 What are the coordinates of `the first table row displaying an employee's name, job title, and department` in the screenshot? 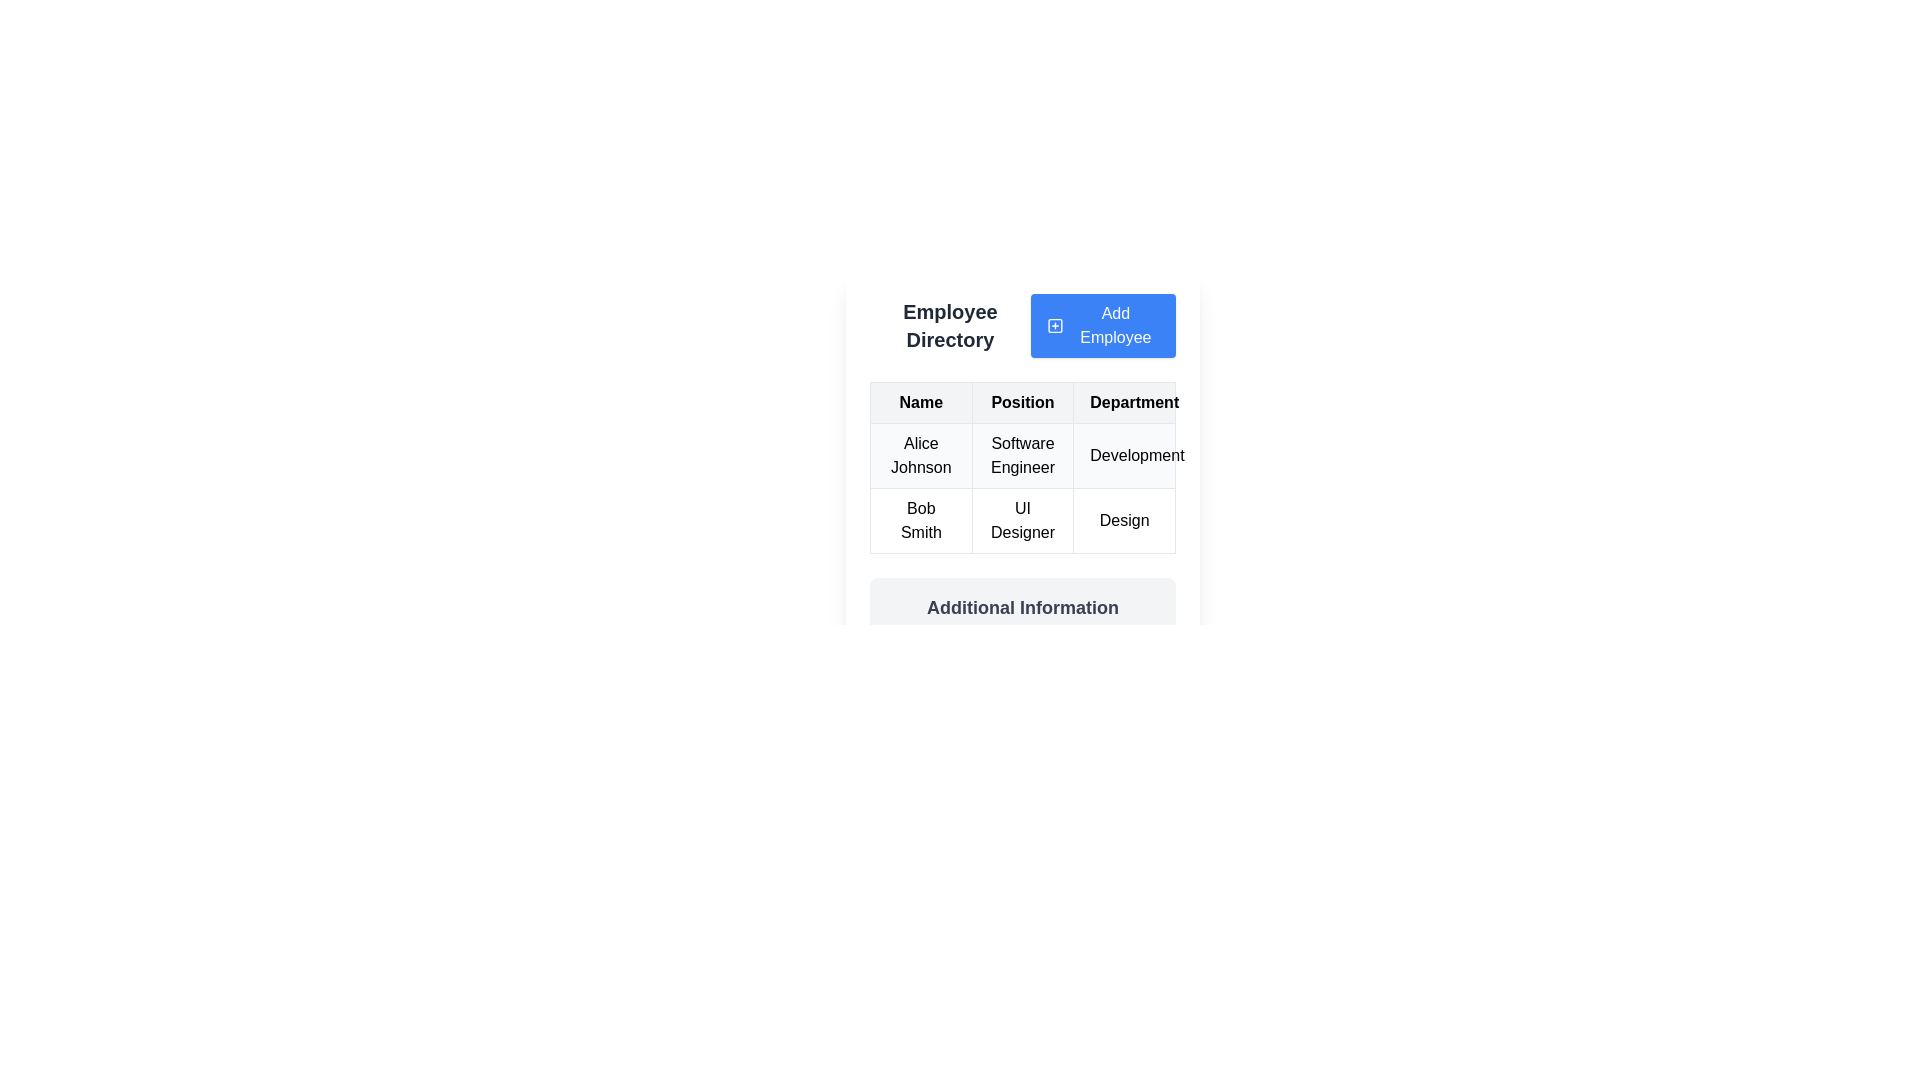 It's located at (1022, 455).